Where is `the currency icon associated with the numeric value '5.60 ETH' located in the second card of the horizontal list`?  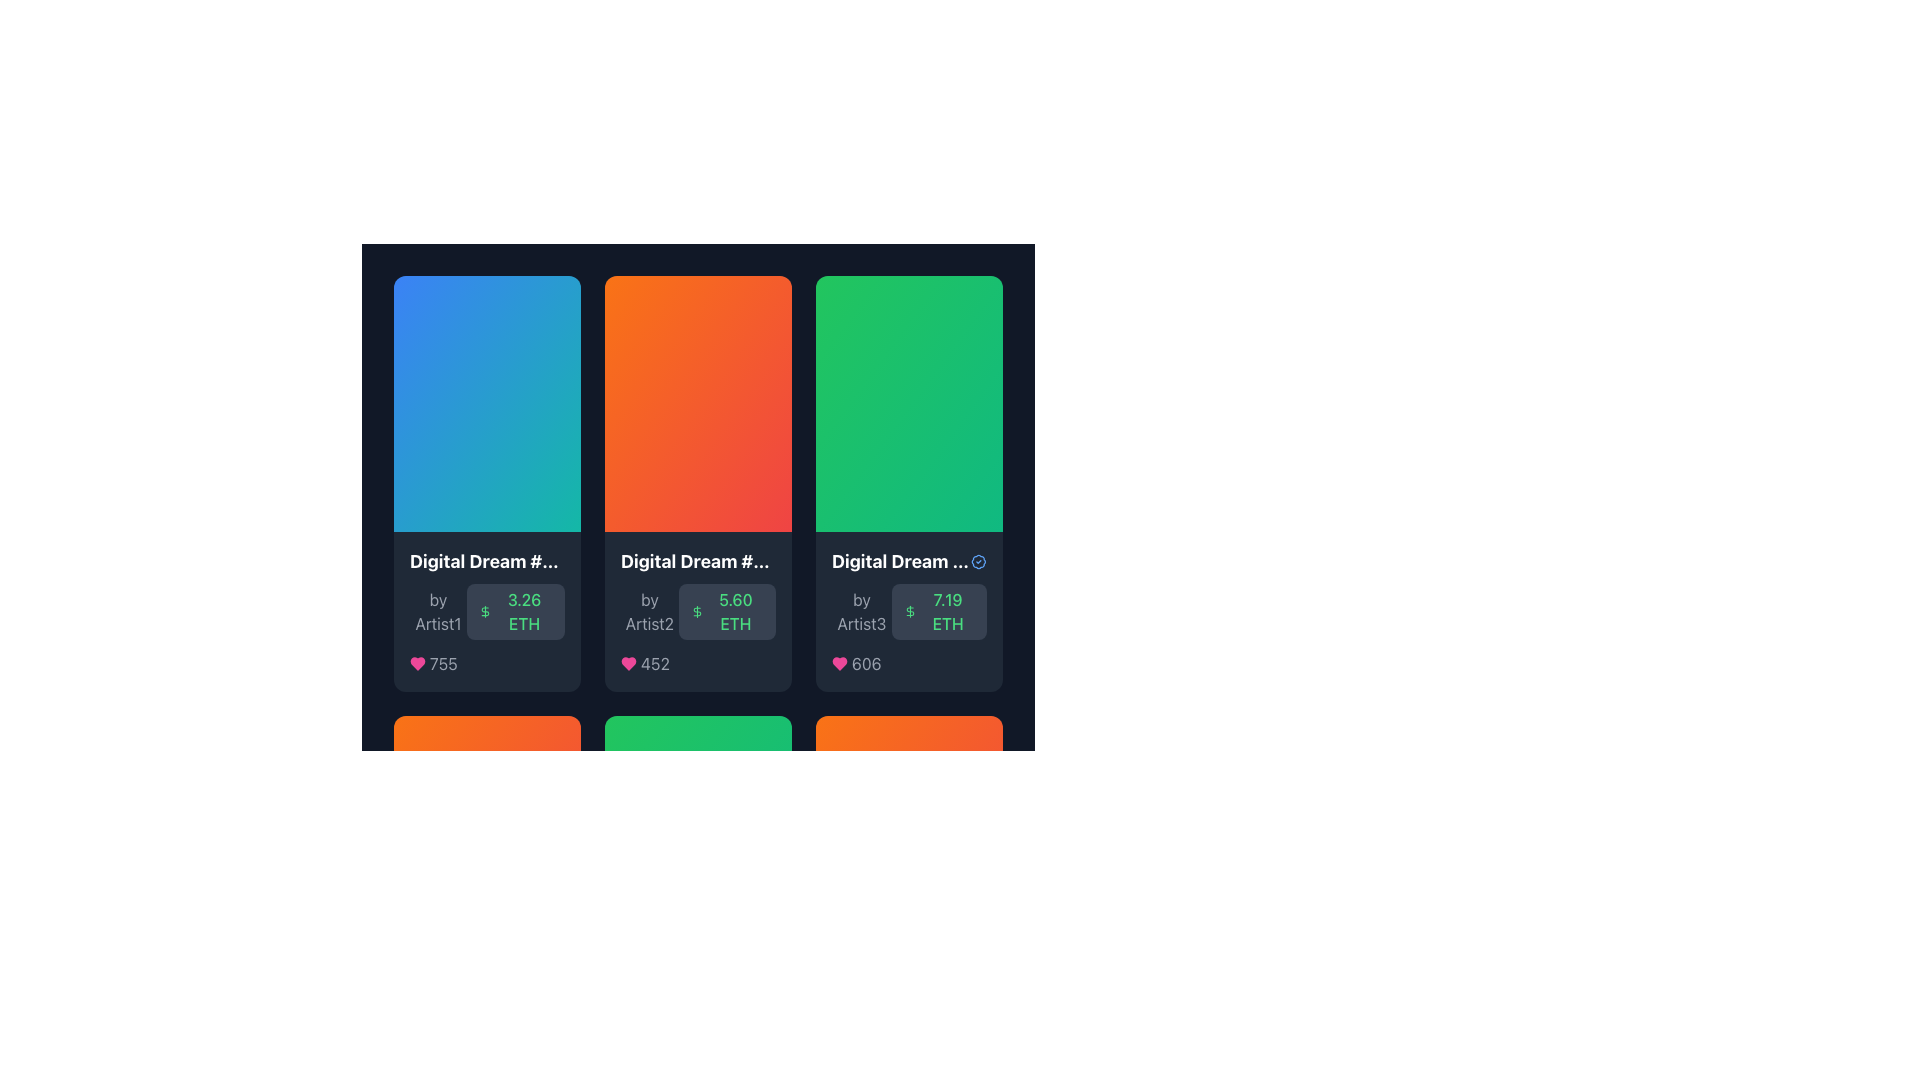
the currency icon associated with the numeric value '5.60 ETH' located in the second card of the horizontal list is located at coordinates (697, 611).